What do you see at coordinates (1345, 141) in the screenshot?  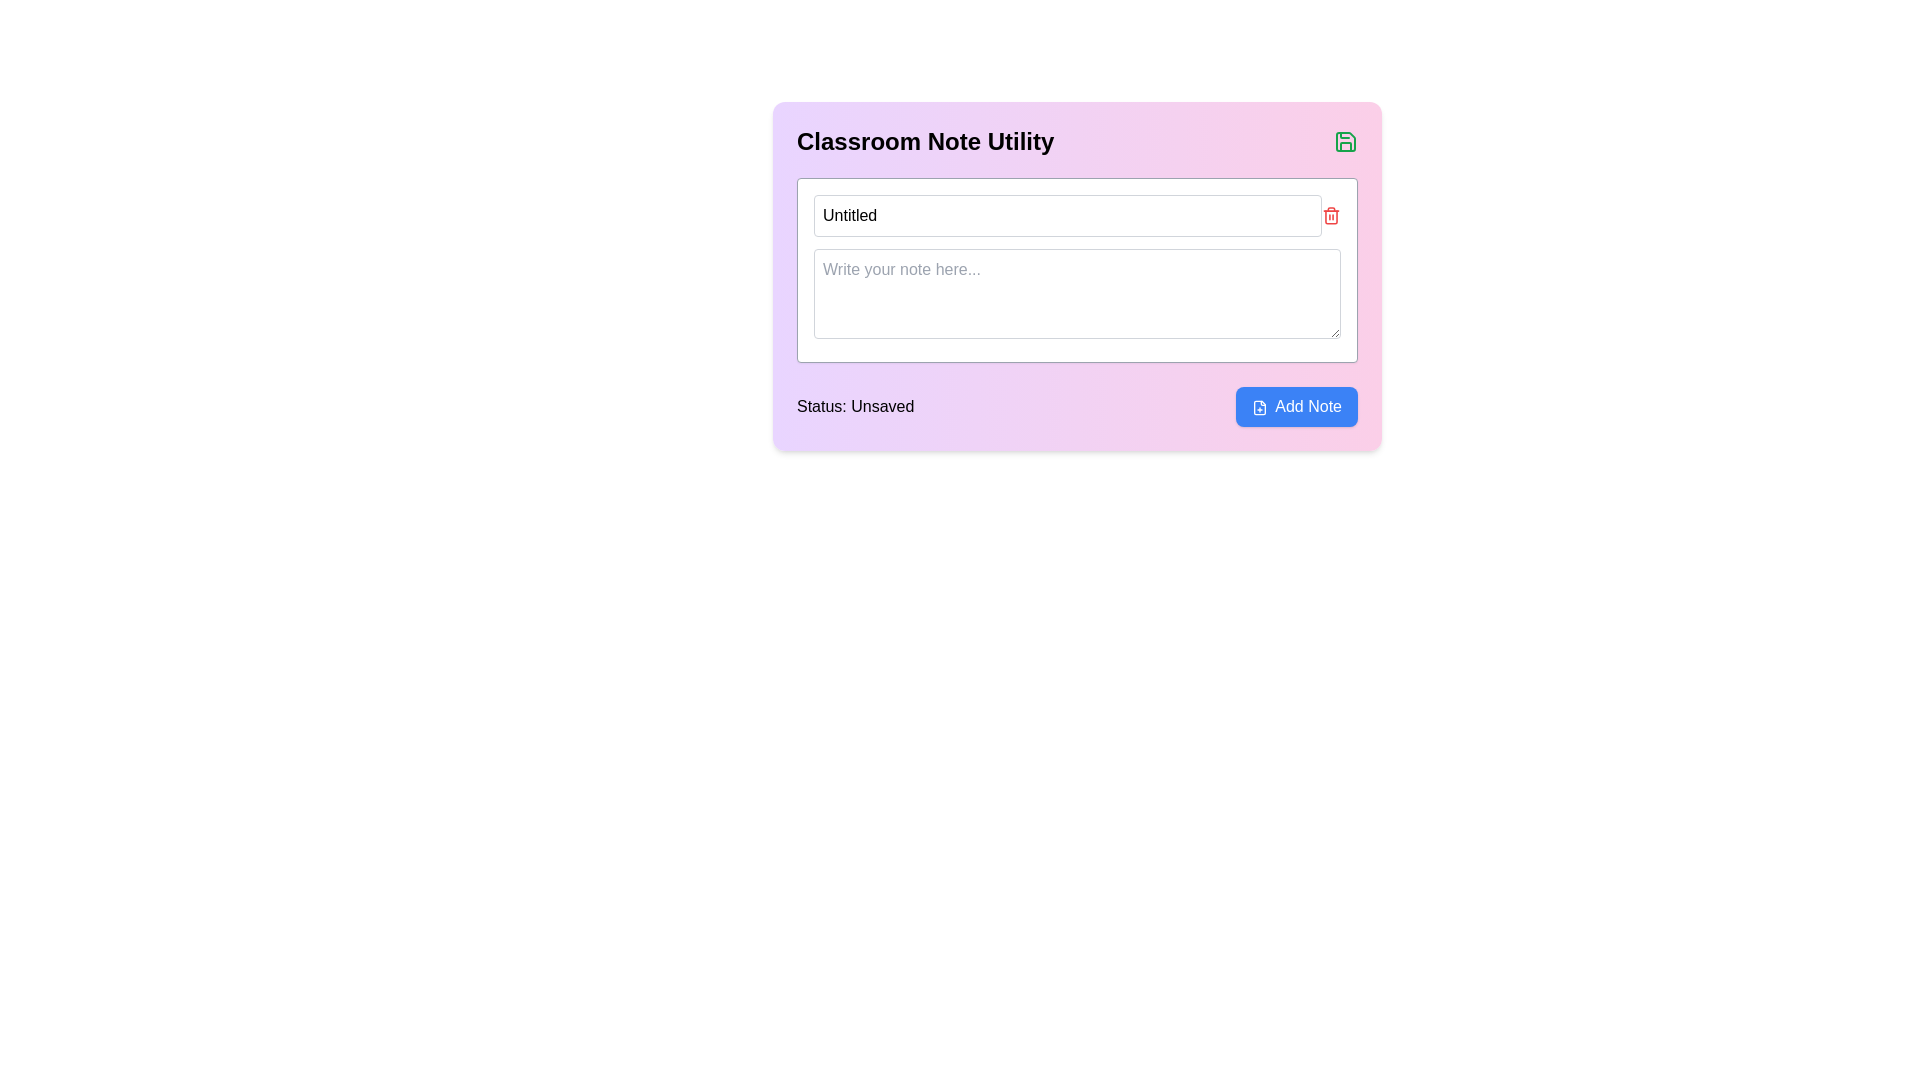 I see `the save icon located in the top right corner of the 'Classroom Note Utility' card` at bounding box center [1345, 141].